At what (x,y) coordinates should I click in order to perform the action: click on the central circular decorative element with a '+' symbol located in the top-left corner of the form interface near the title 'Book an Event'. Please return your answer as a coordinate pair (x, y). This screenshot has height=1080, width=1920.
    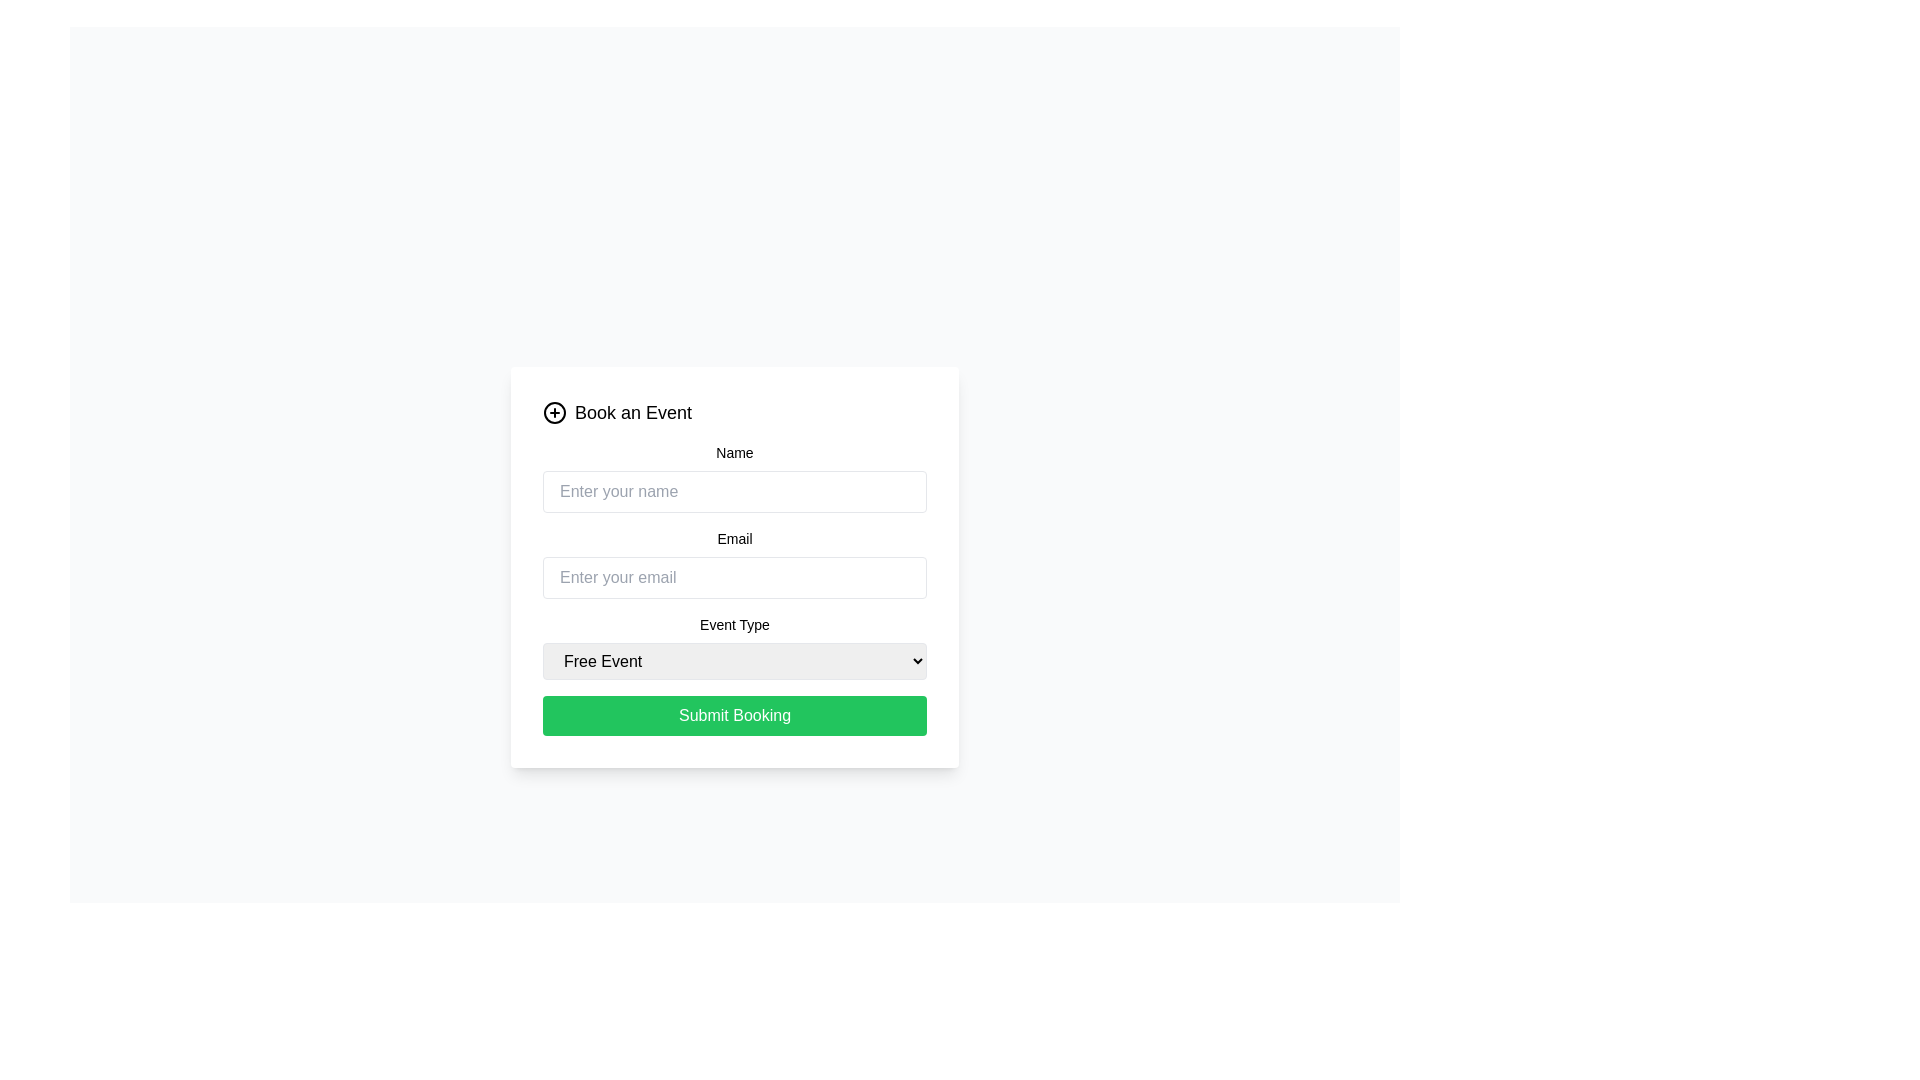
    Looking at the image, I should click on (555, 411).